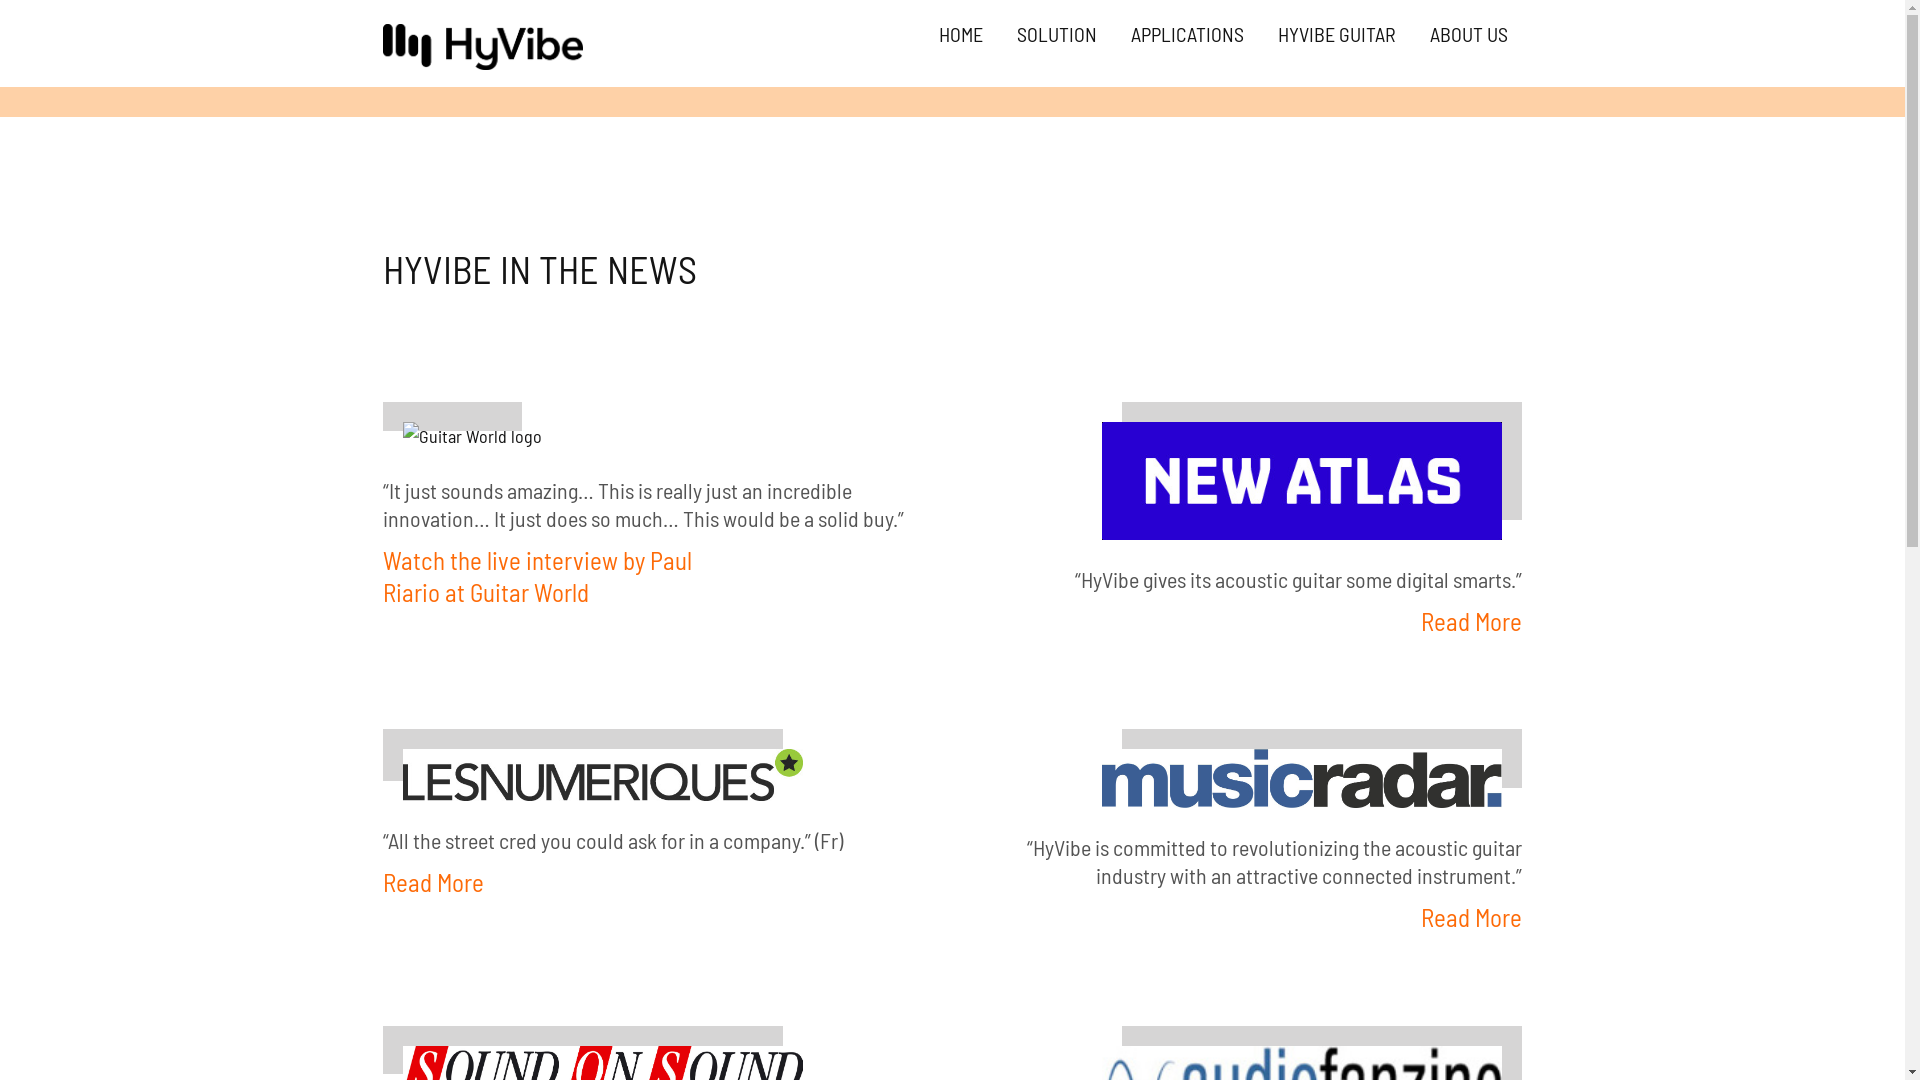 This screenshot has width=1920, height=1080. What do you see at coordinates (1115, 34) in the screenshot?
I see `'APPLICATIONS'` at bounding box center [1115, 34].